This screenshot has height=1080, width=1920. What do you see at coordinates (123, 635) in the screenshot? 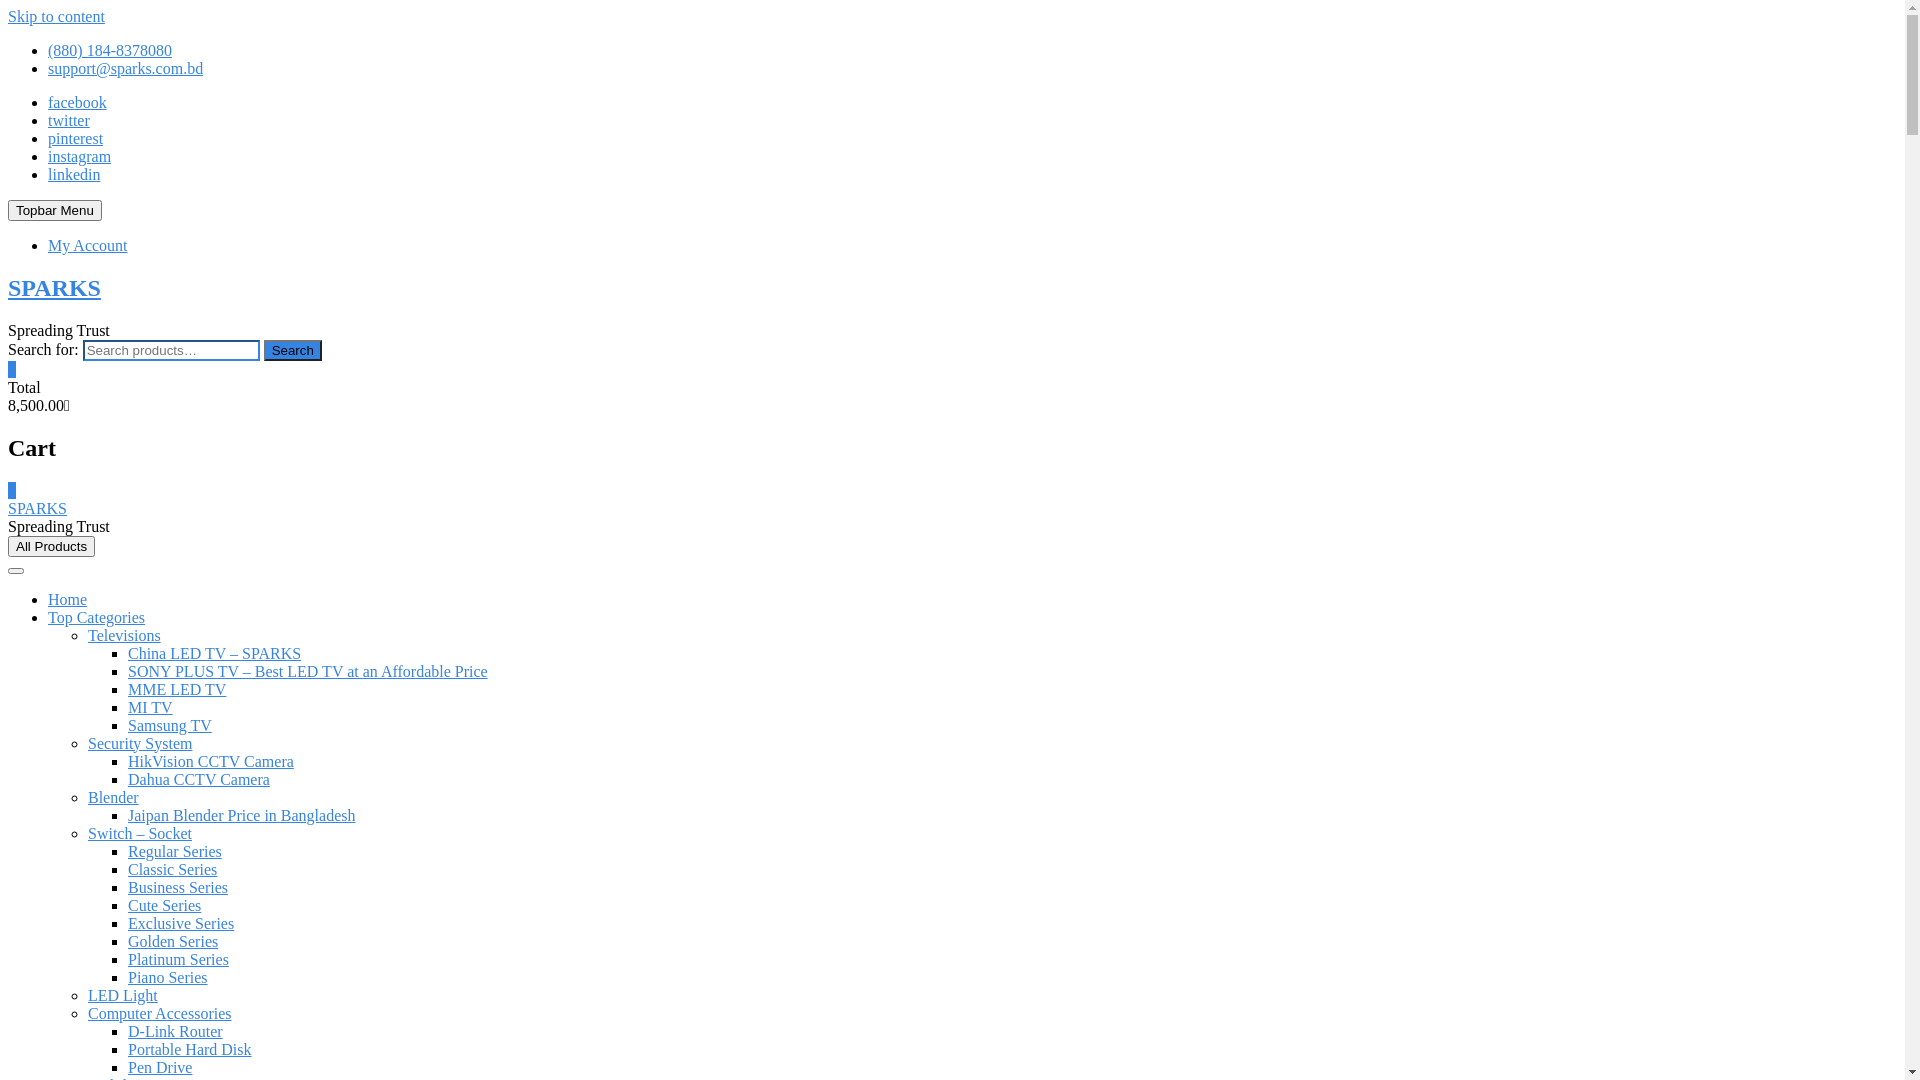
I see `'Televisions'` at bounding box center [123, 635].